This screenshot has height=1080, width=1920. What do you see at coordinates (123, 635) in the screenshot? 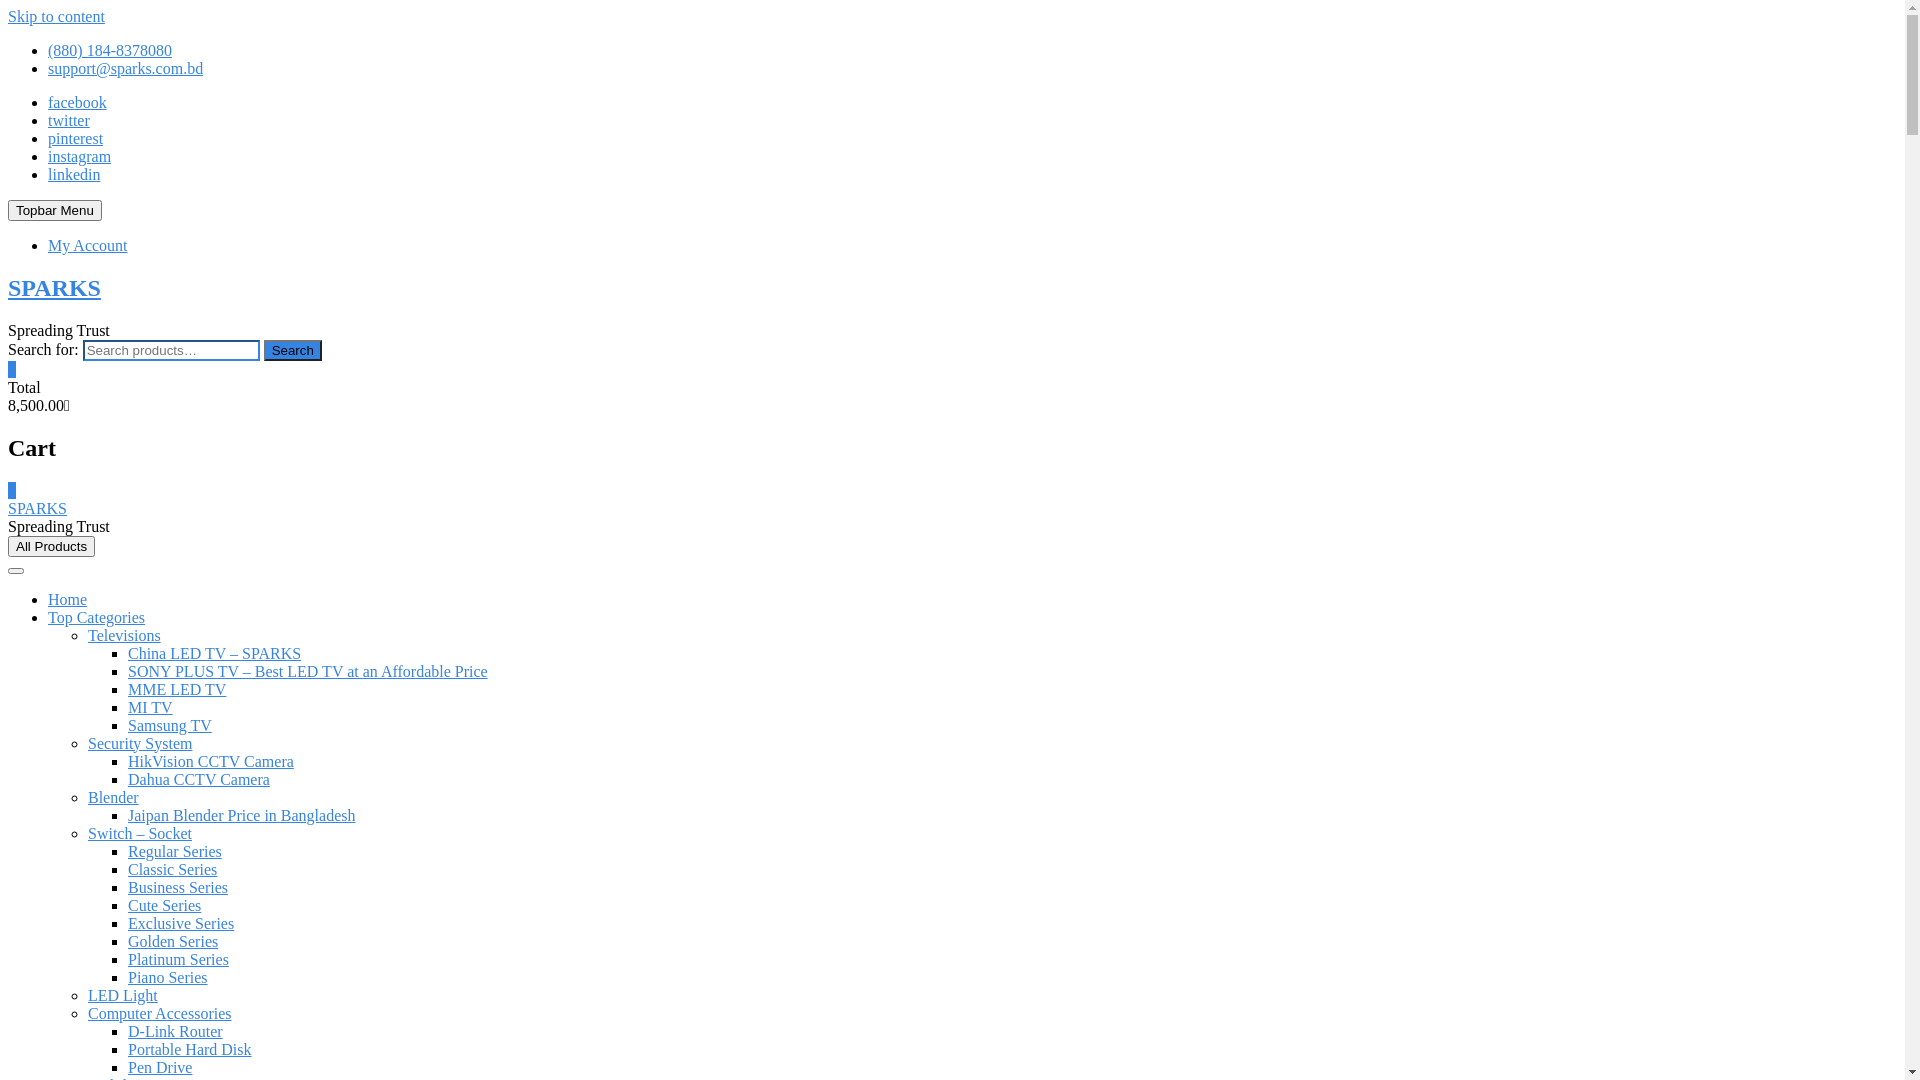
I see `'Televisions'` at bounding box center [123, 635].